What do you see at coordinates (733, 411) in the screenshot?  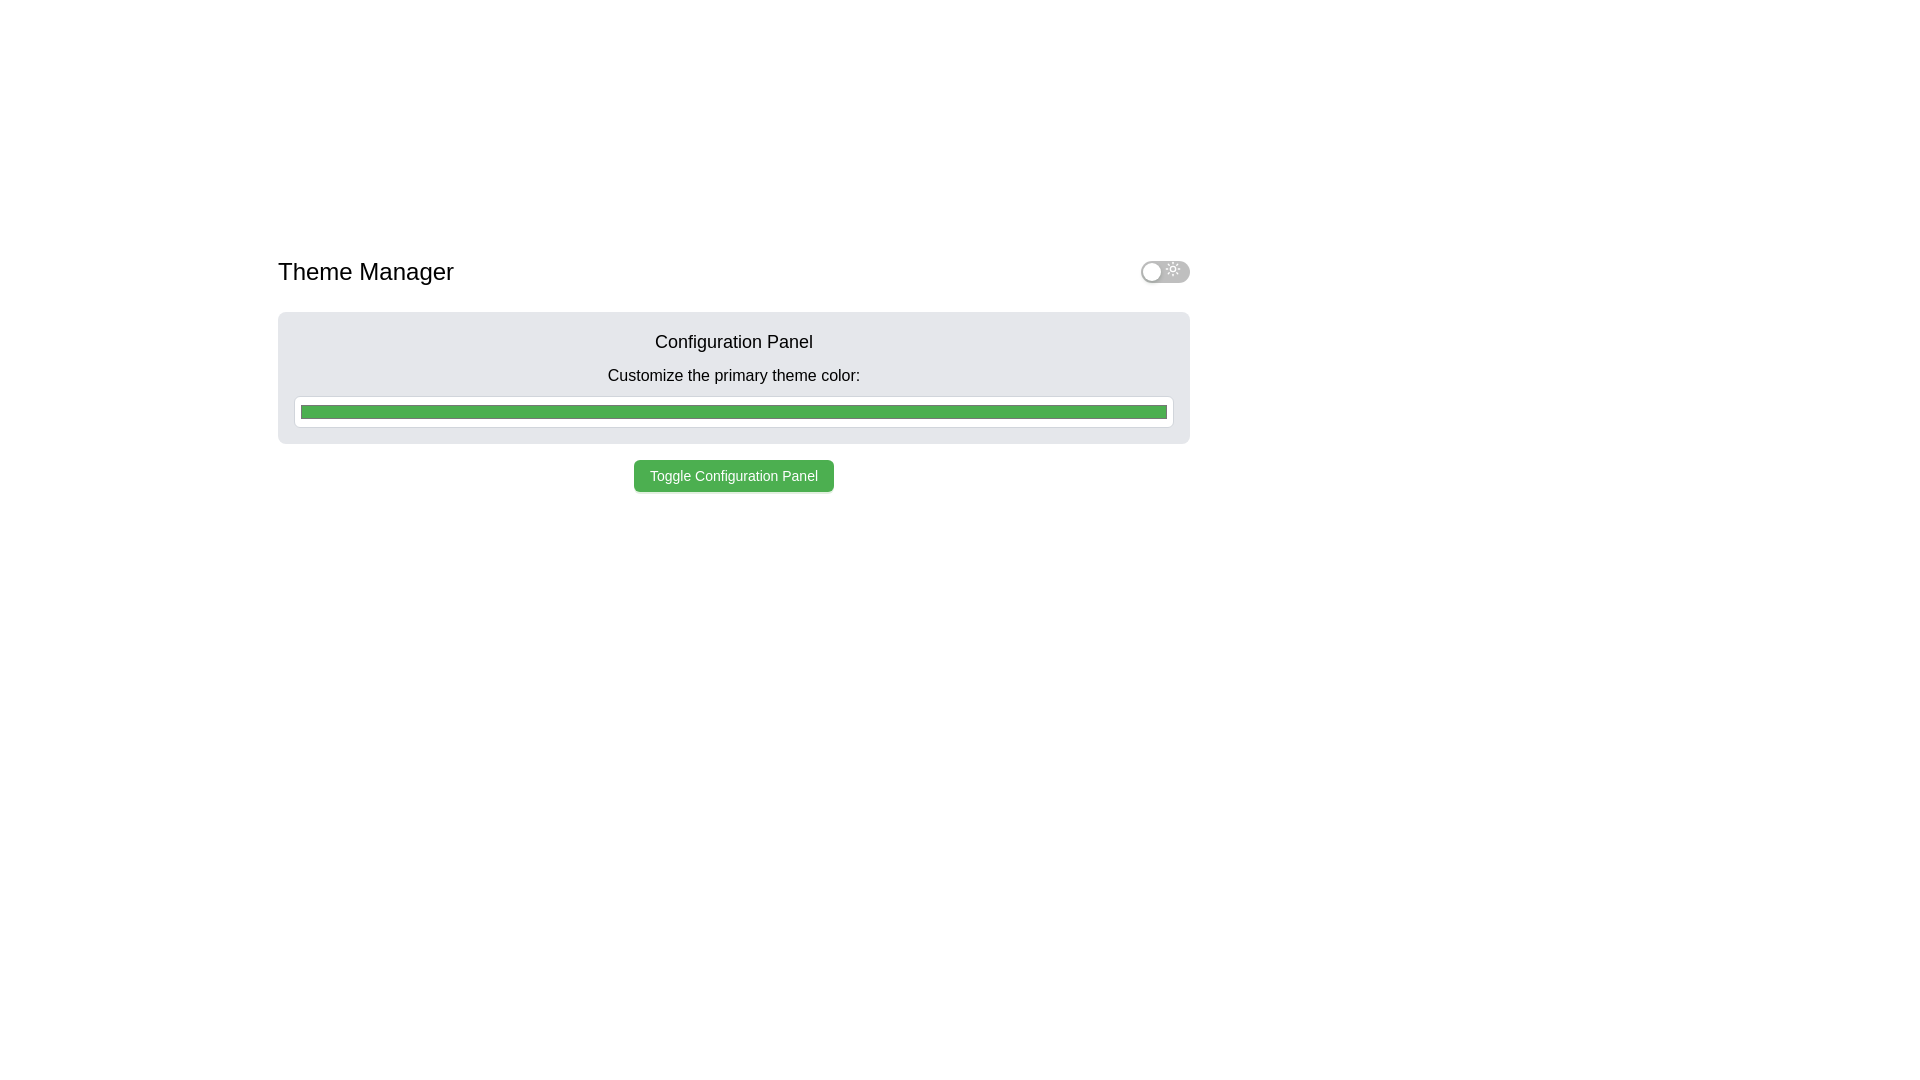 I see `the Color input field with a green background and light gray outline` at bounding box center [733, 411].